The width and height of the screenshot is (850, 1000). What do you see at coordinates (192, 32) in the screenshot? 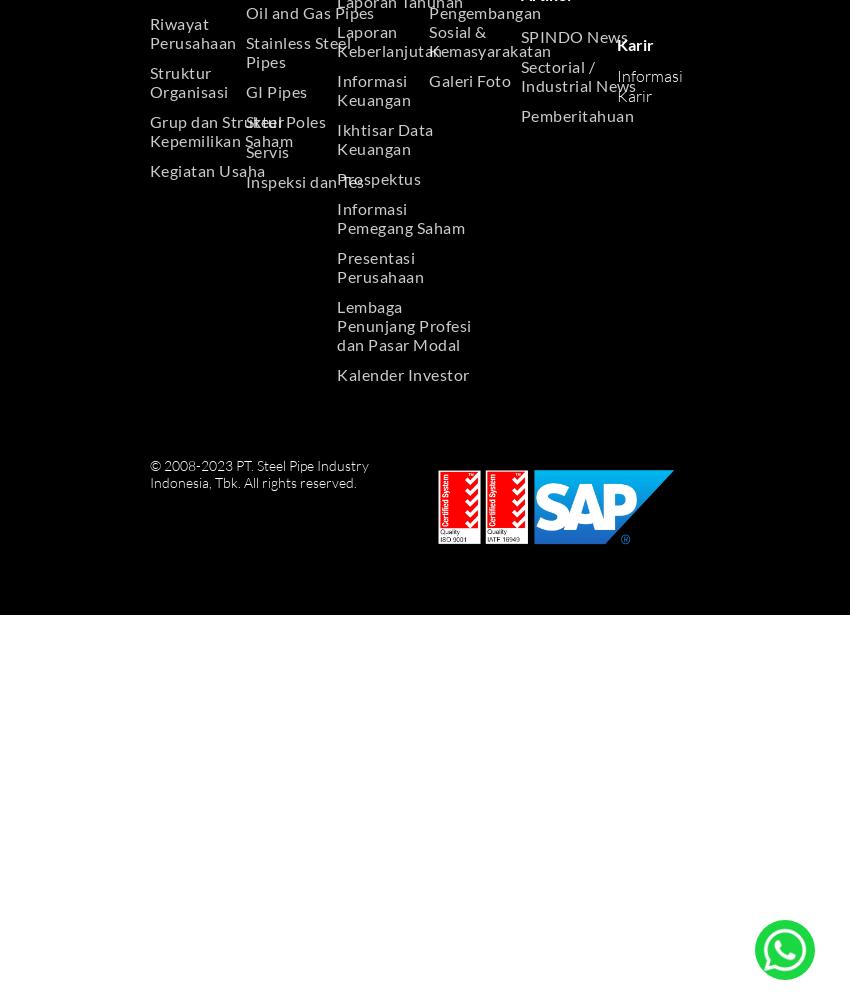
I see `'Riwayat Perusahaan'` at bounding box center [192, 32].